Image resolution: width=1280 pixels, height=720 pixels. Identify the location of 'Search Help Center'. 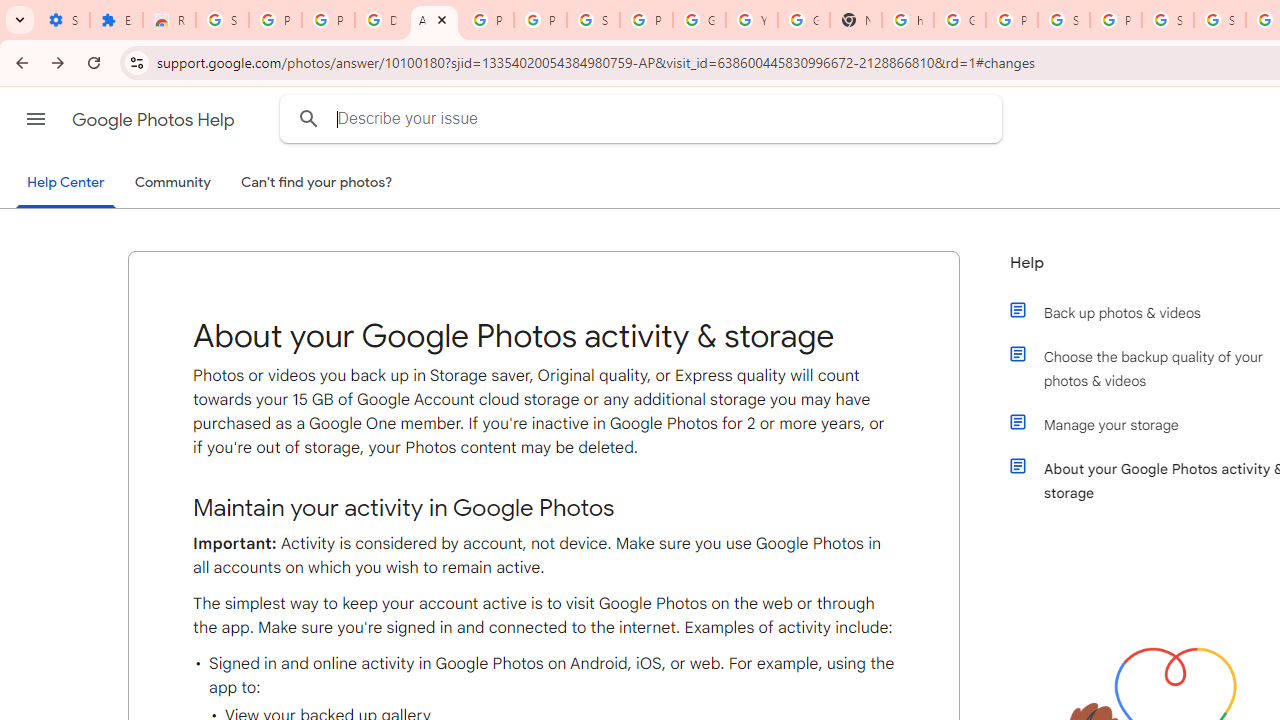
(308, 118).